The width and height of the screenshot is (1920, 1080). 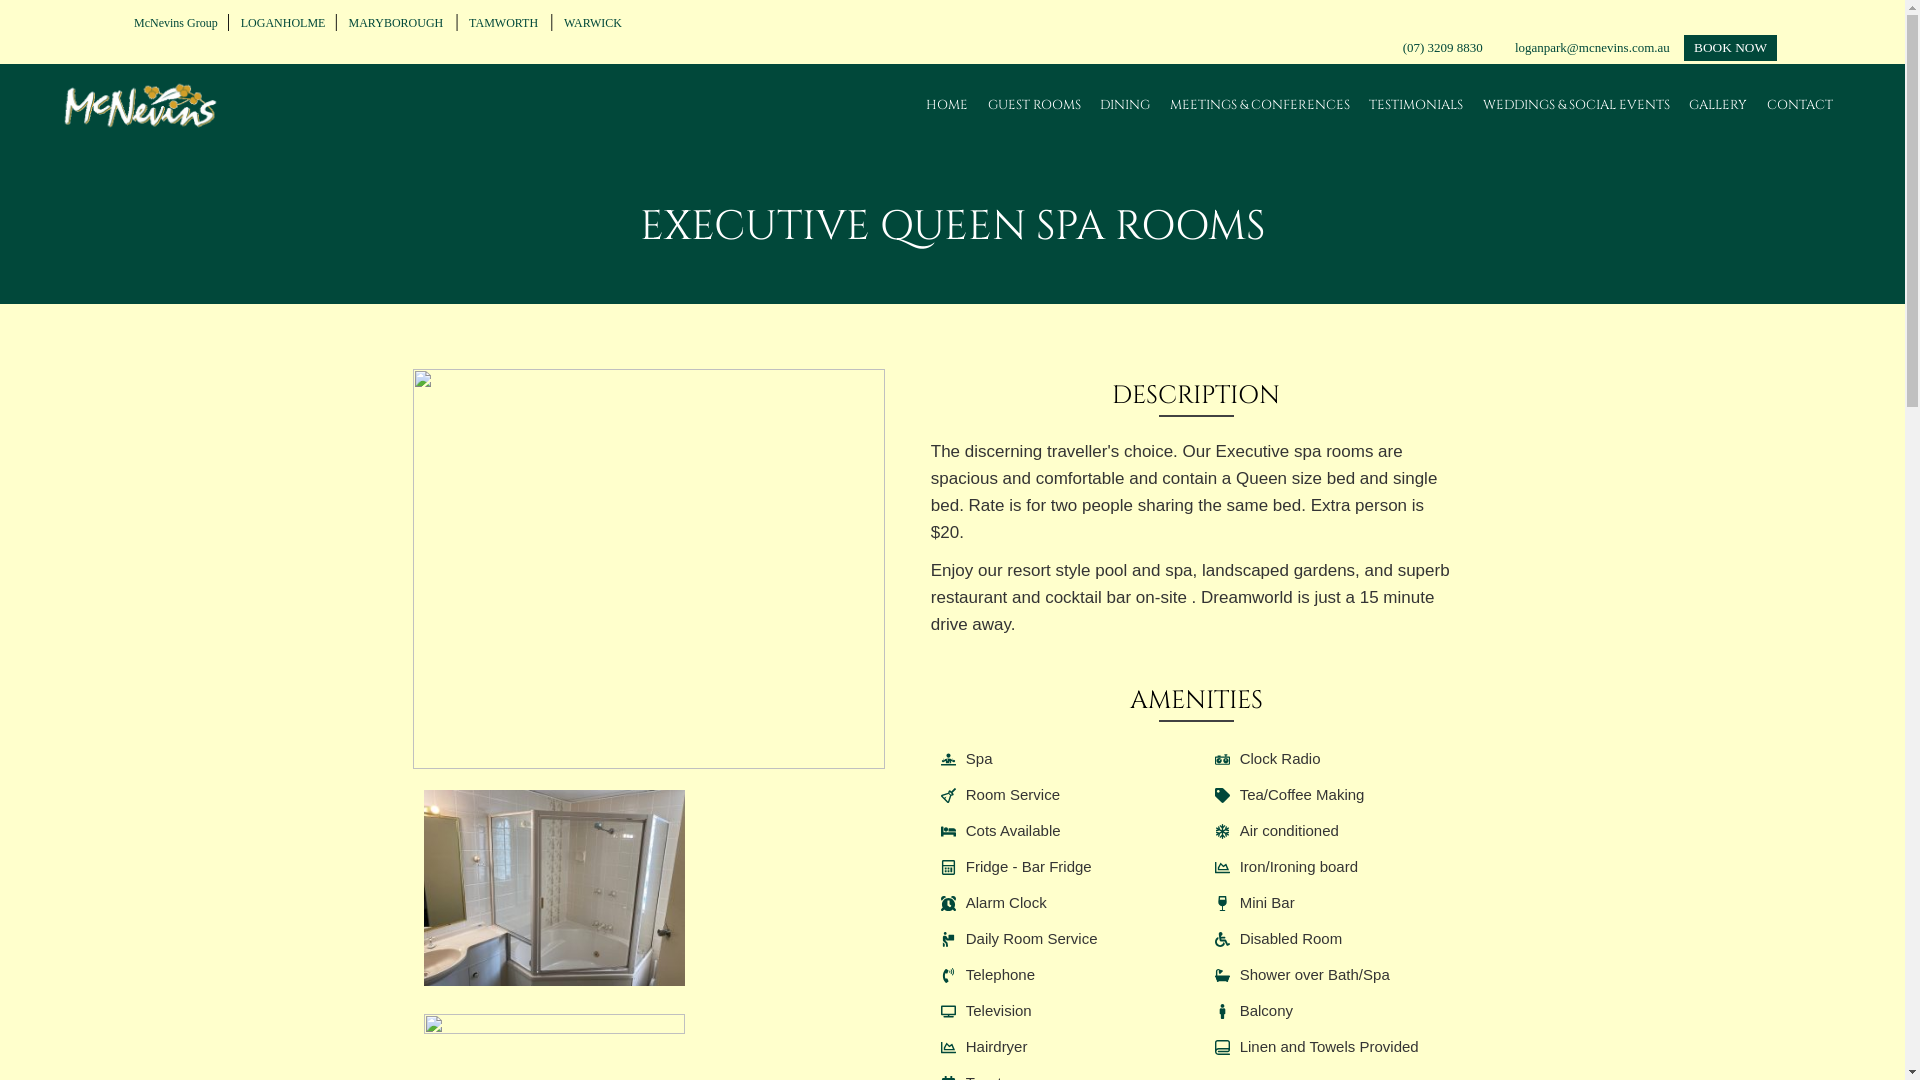 What do you see at coordinates (1034, 104) in the screenshot?
I see `'GUEST ROOMS'` at bounding box center [1034, 104].